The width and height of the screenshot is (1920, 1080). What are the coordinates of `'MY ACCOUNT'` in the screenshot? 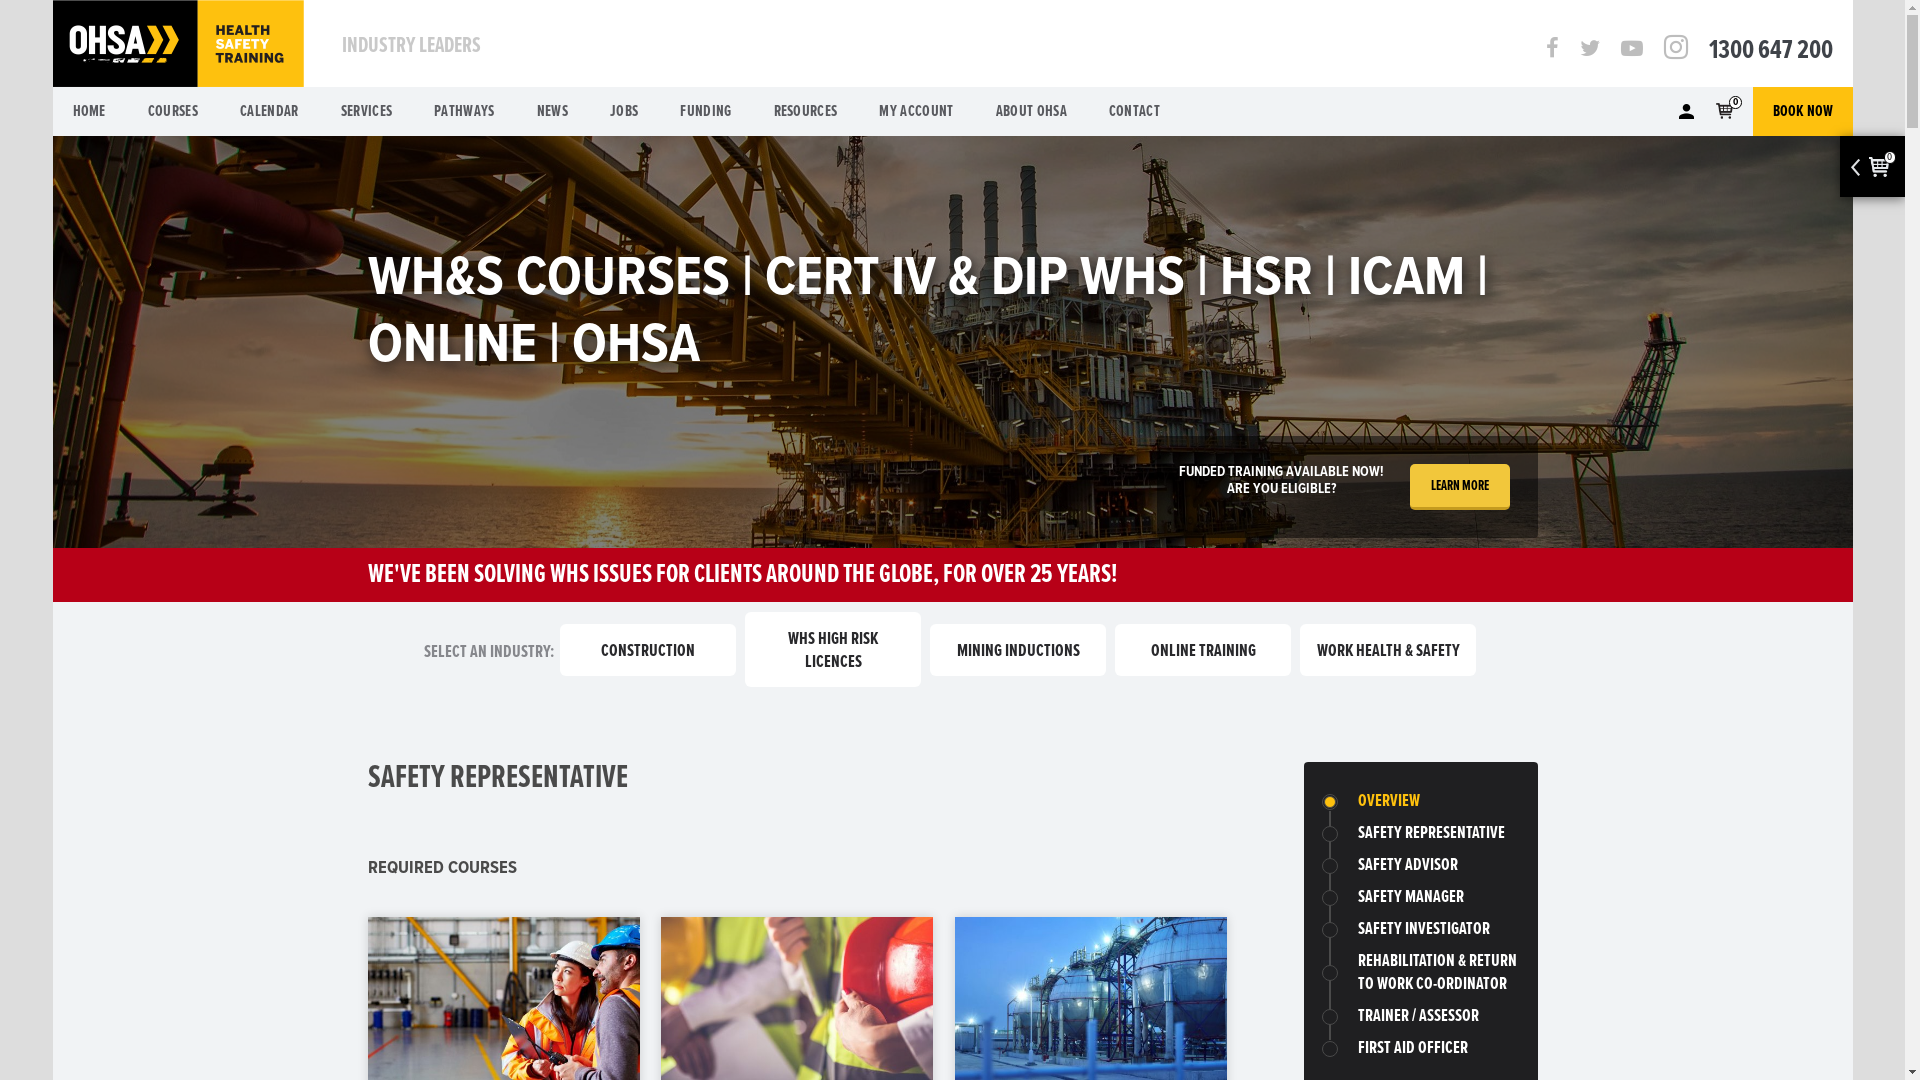 It's located at (915, 111).